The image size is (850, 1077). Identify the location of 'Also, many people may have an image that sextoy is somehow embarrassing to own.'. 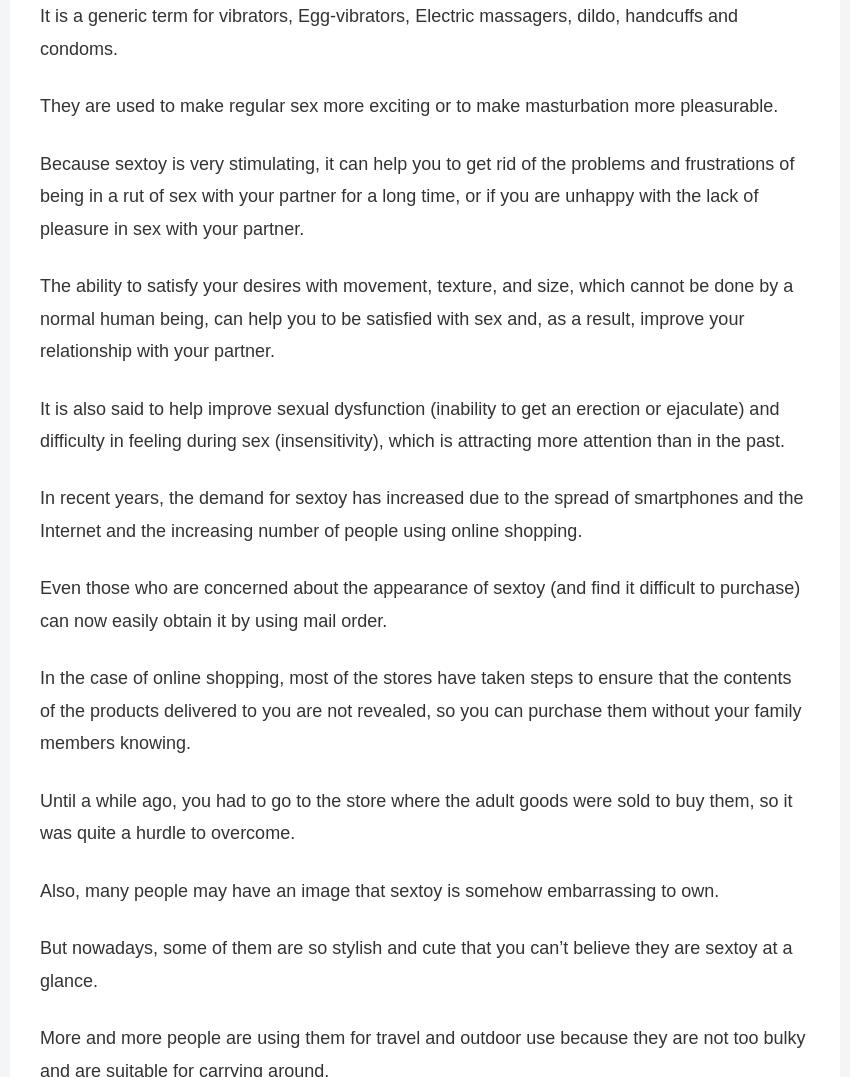
(378, 890).